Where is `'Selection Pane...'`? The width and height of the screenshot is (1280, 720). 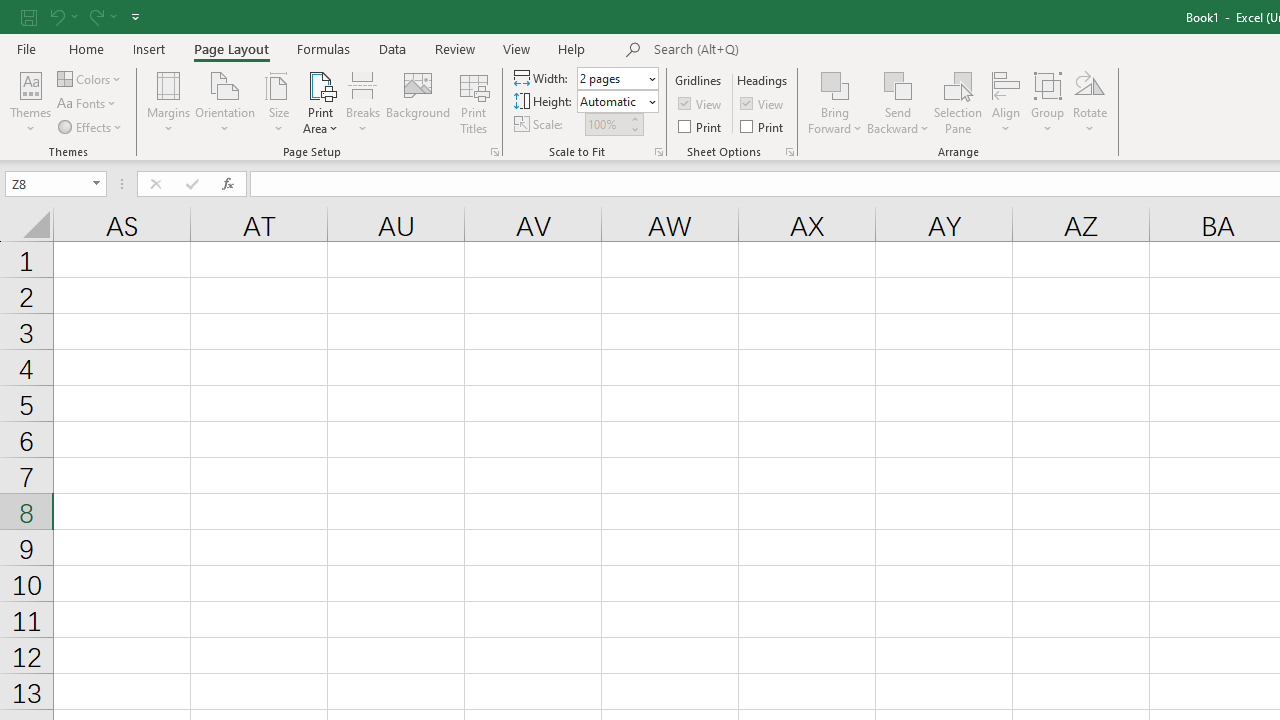
'Selection Pane...' is located at coordinates (957, 103).